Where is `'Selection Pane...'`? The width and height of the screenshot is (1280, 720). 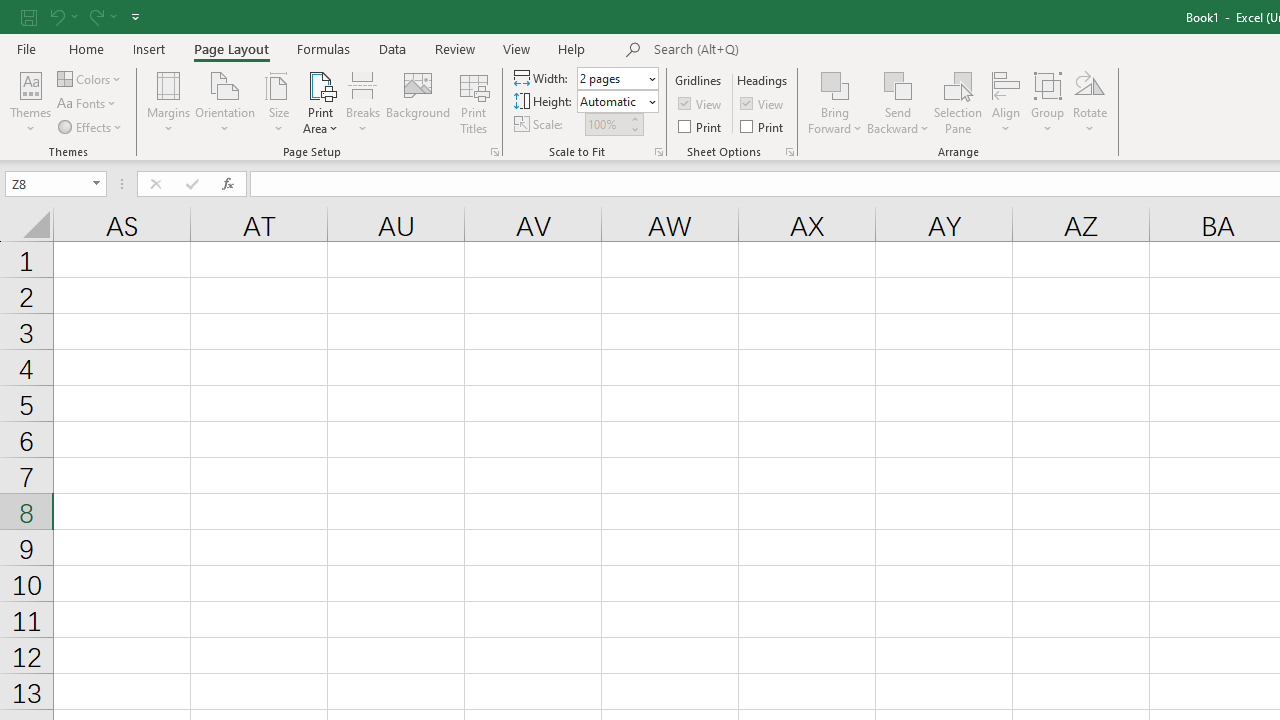
'Selection Pane...' is located at coordinates (957, 103).